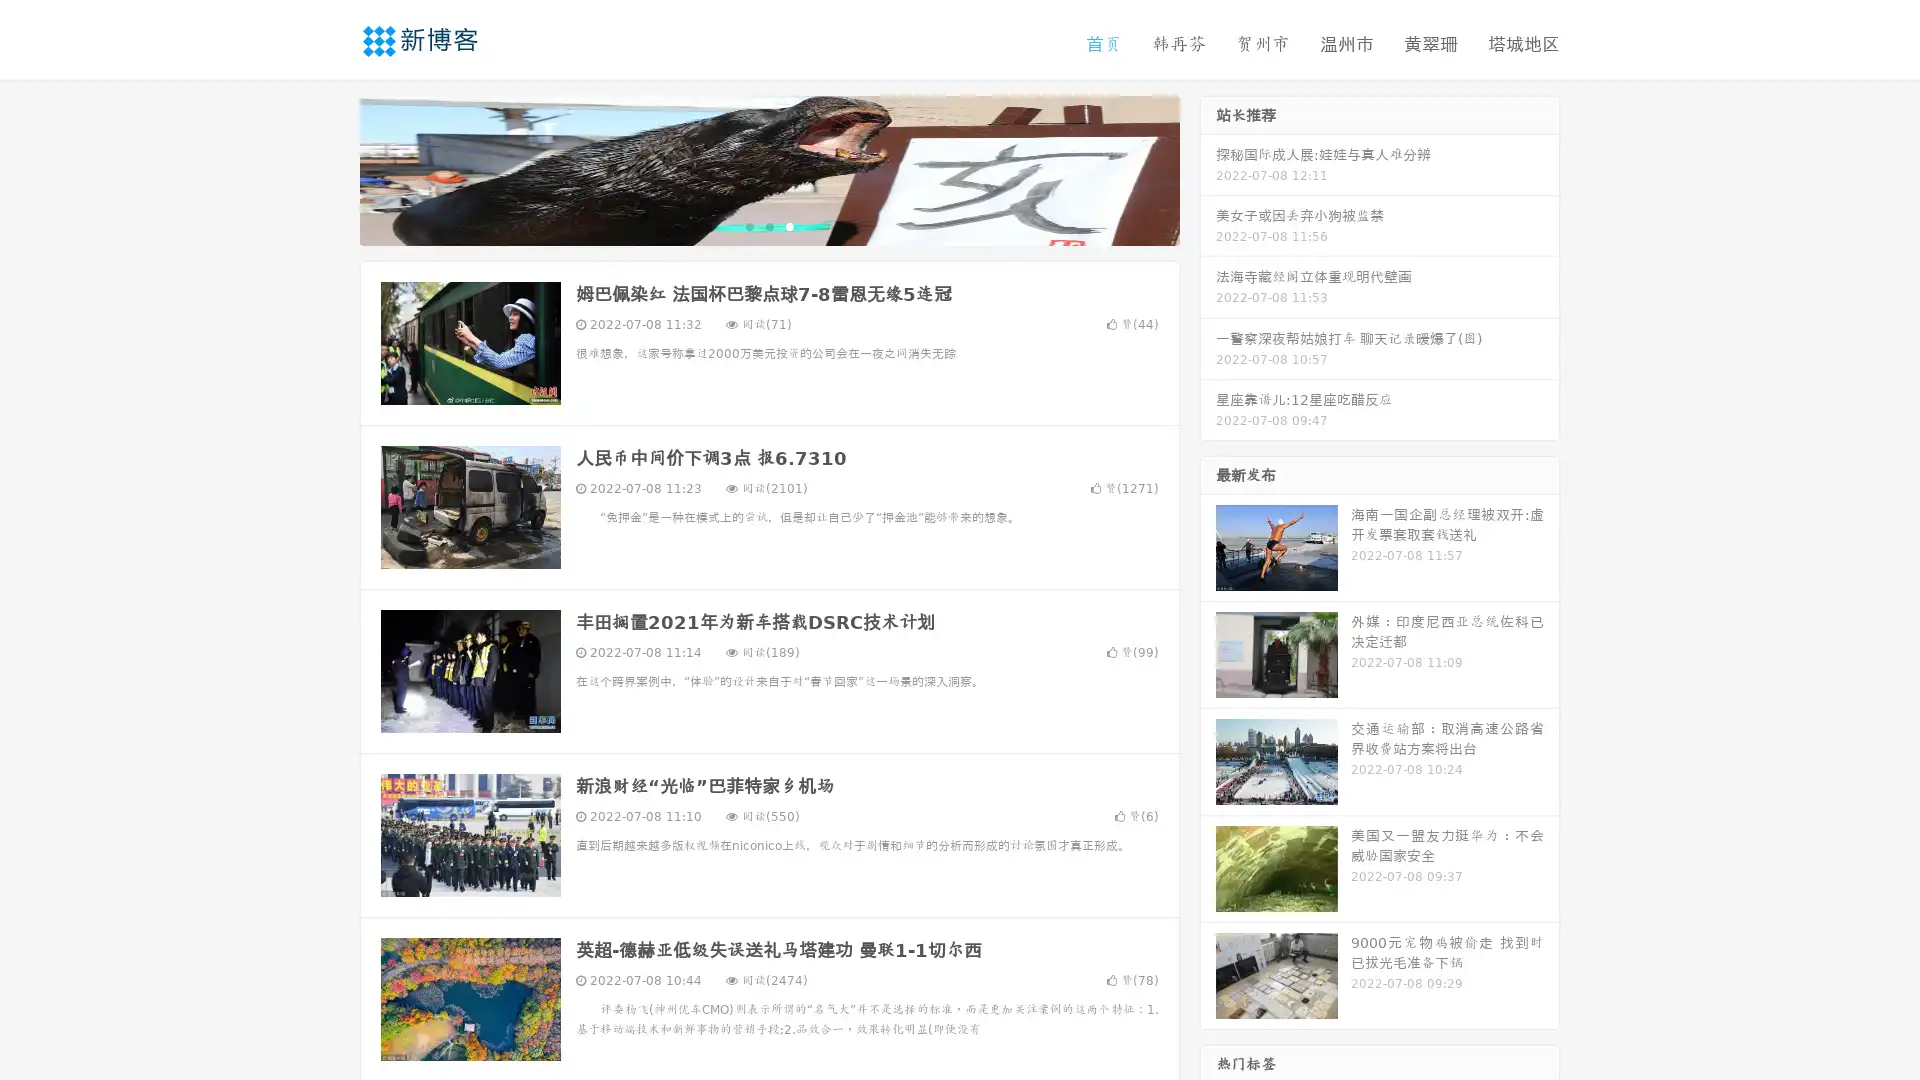 The height and width of the screenshot is (1080, 1920). What do you see at coordinates (789, 225) in the screenshot?
I see `Go to slide 3` at bounding box center [789, 225].